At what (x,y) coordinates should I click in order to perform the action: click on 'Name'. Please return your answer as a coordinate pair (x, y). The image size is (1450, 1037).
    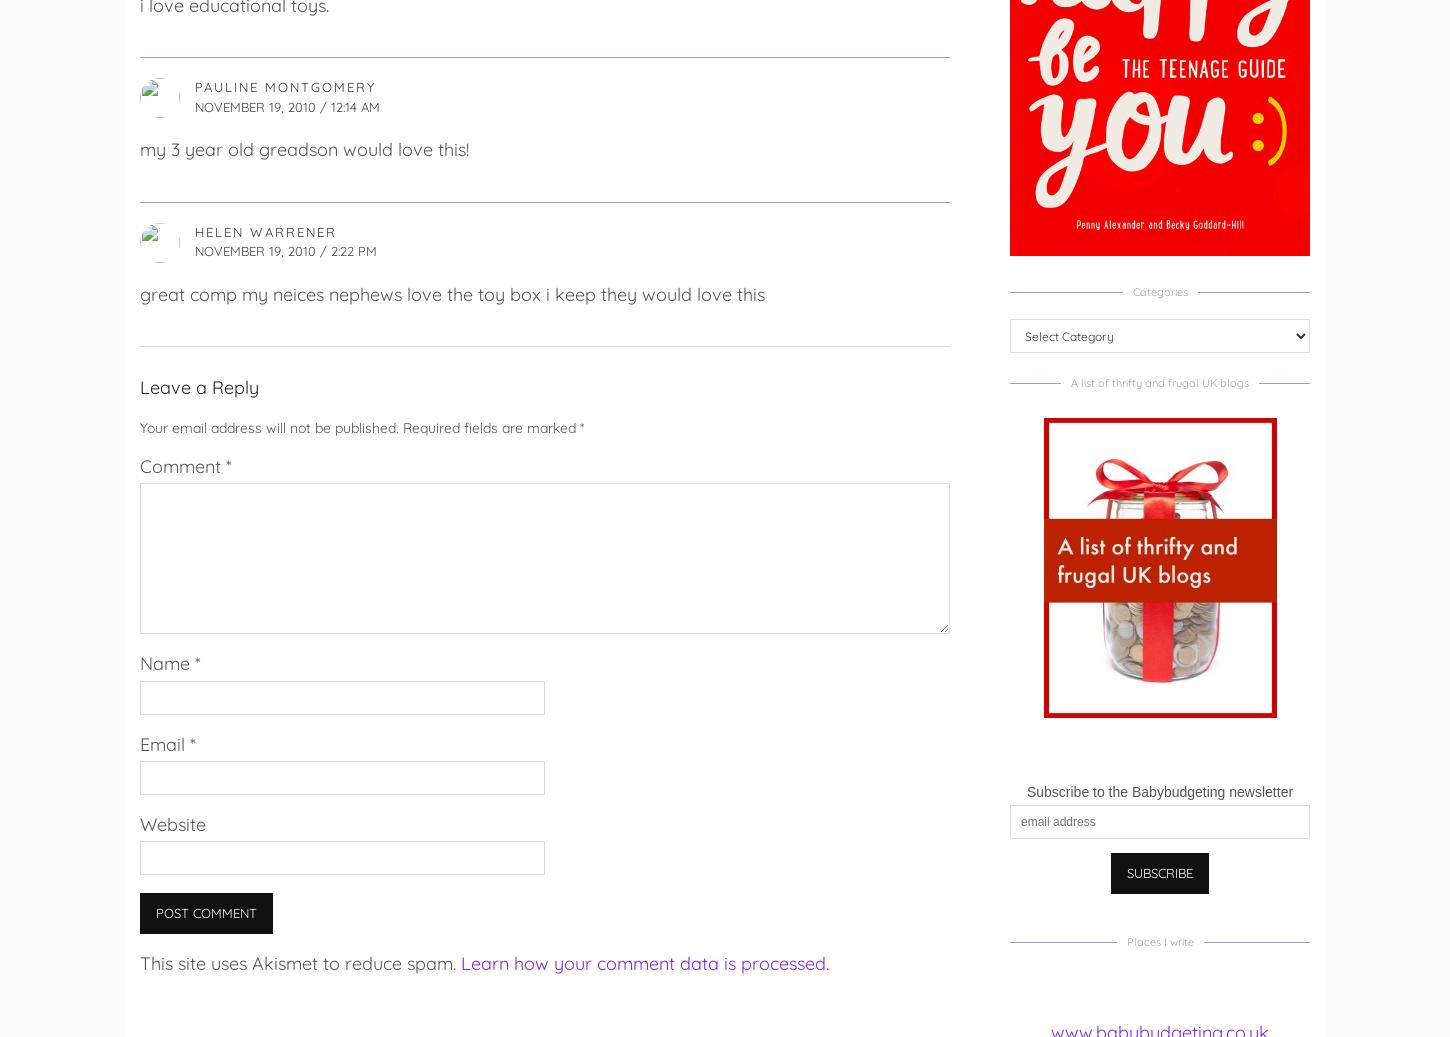
    Looking at the image, I should click on (139, 663).